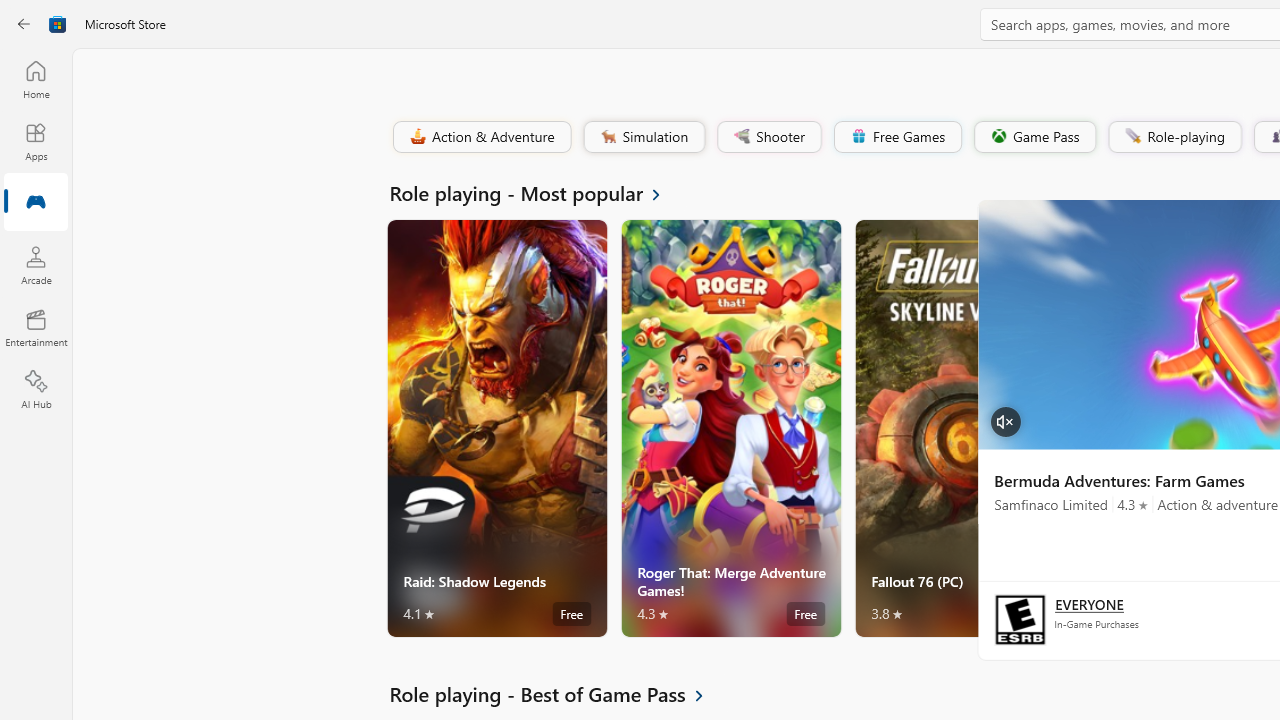 This screenshot has height=720, width=1280. Describe the element at coordinates (35, 140) in the screenshot. I see `'Apps'` at that location.